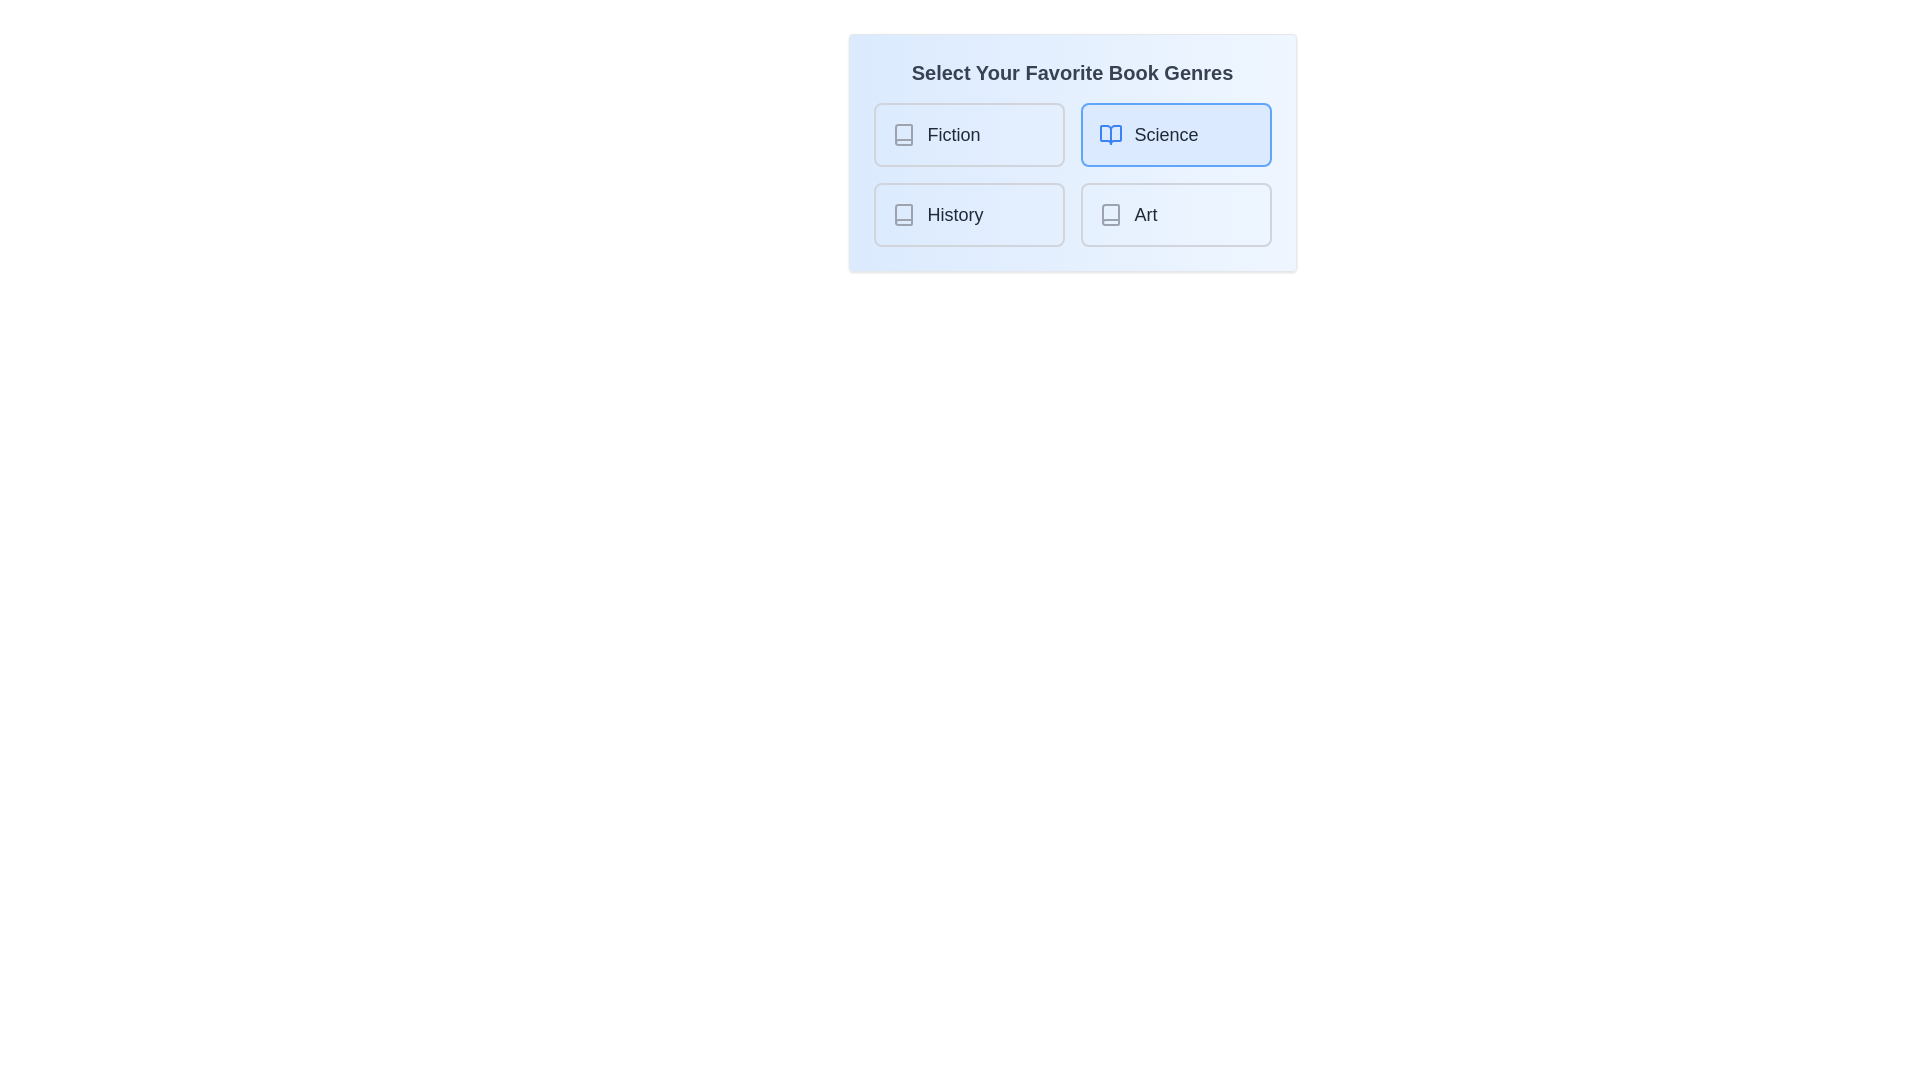  I want to click on the selection state of the genre Fiction, so click(969, 135).